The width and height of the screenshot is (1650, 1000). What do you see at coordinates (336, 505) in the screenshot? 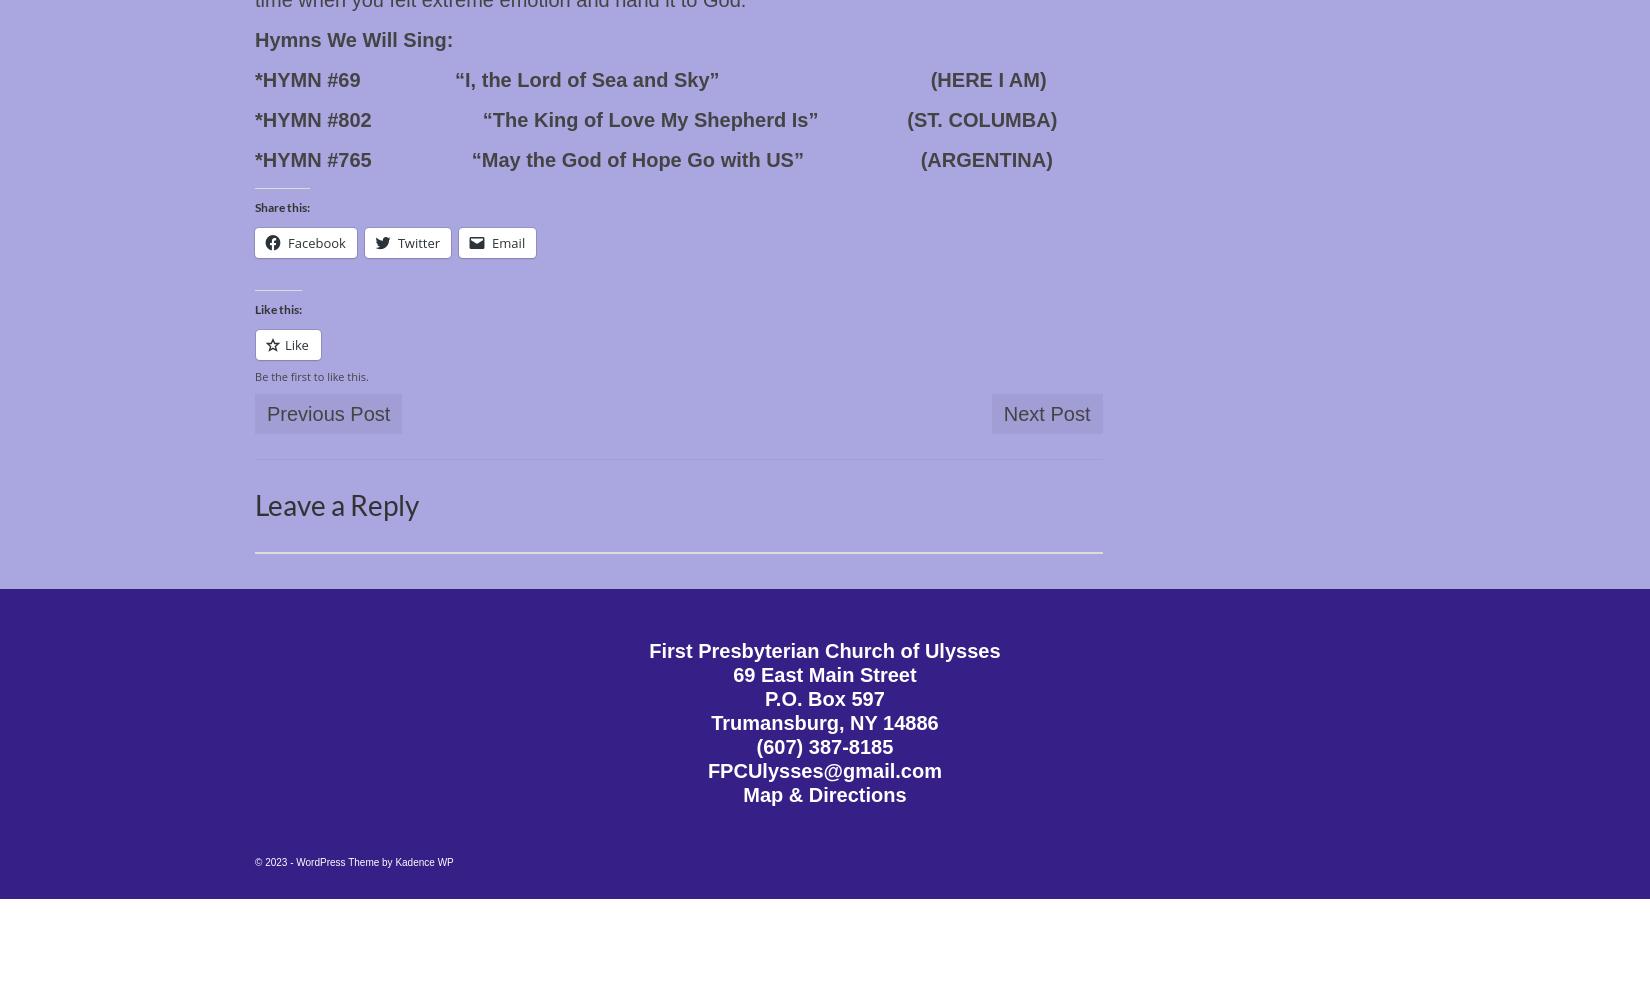
I see `'Leave a Reply'` at bounding box center [336, 505].